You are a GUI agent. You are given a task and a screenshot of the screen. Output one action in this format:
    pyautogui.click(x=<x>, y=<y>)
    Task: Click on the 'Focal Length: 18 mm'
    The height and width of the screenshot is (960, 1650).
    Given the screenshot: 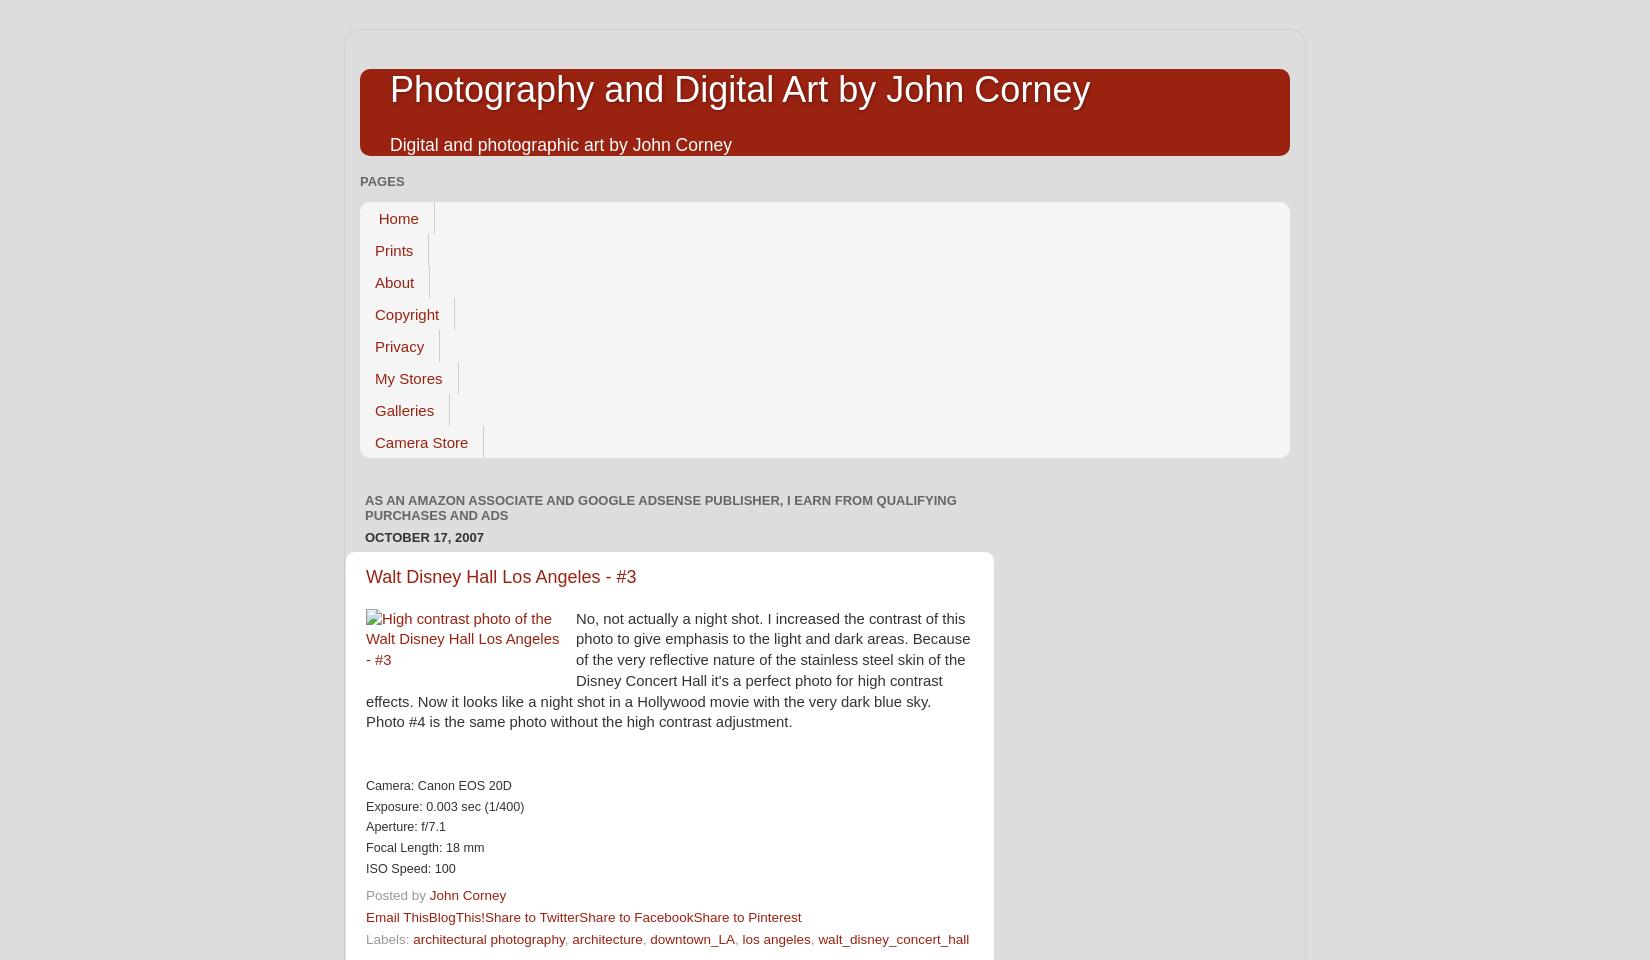 What is the action you would take?
    pyautogui.click(x=365, y=846)
    